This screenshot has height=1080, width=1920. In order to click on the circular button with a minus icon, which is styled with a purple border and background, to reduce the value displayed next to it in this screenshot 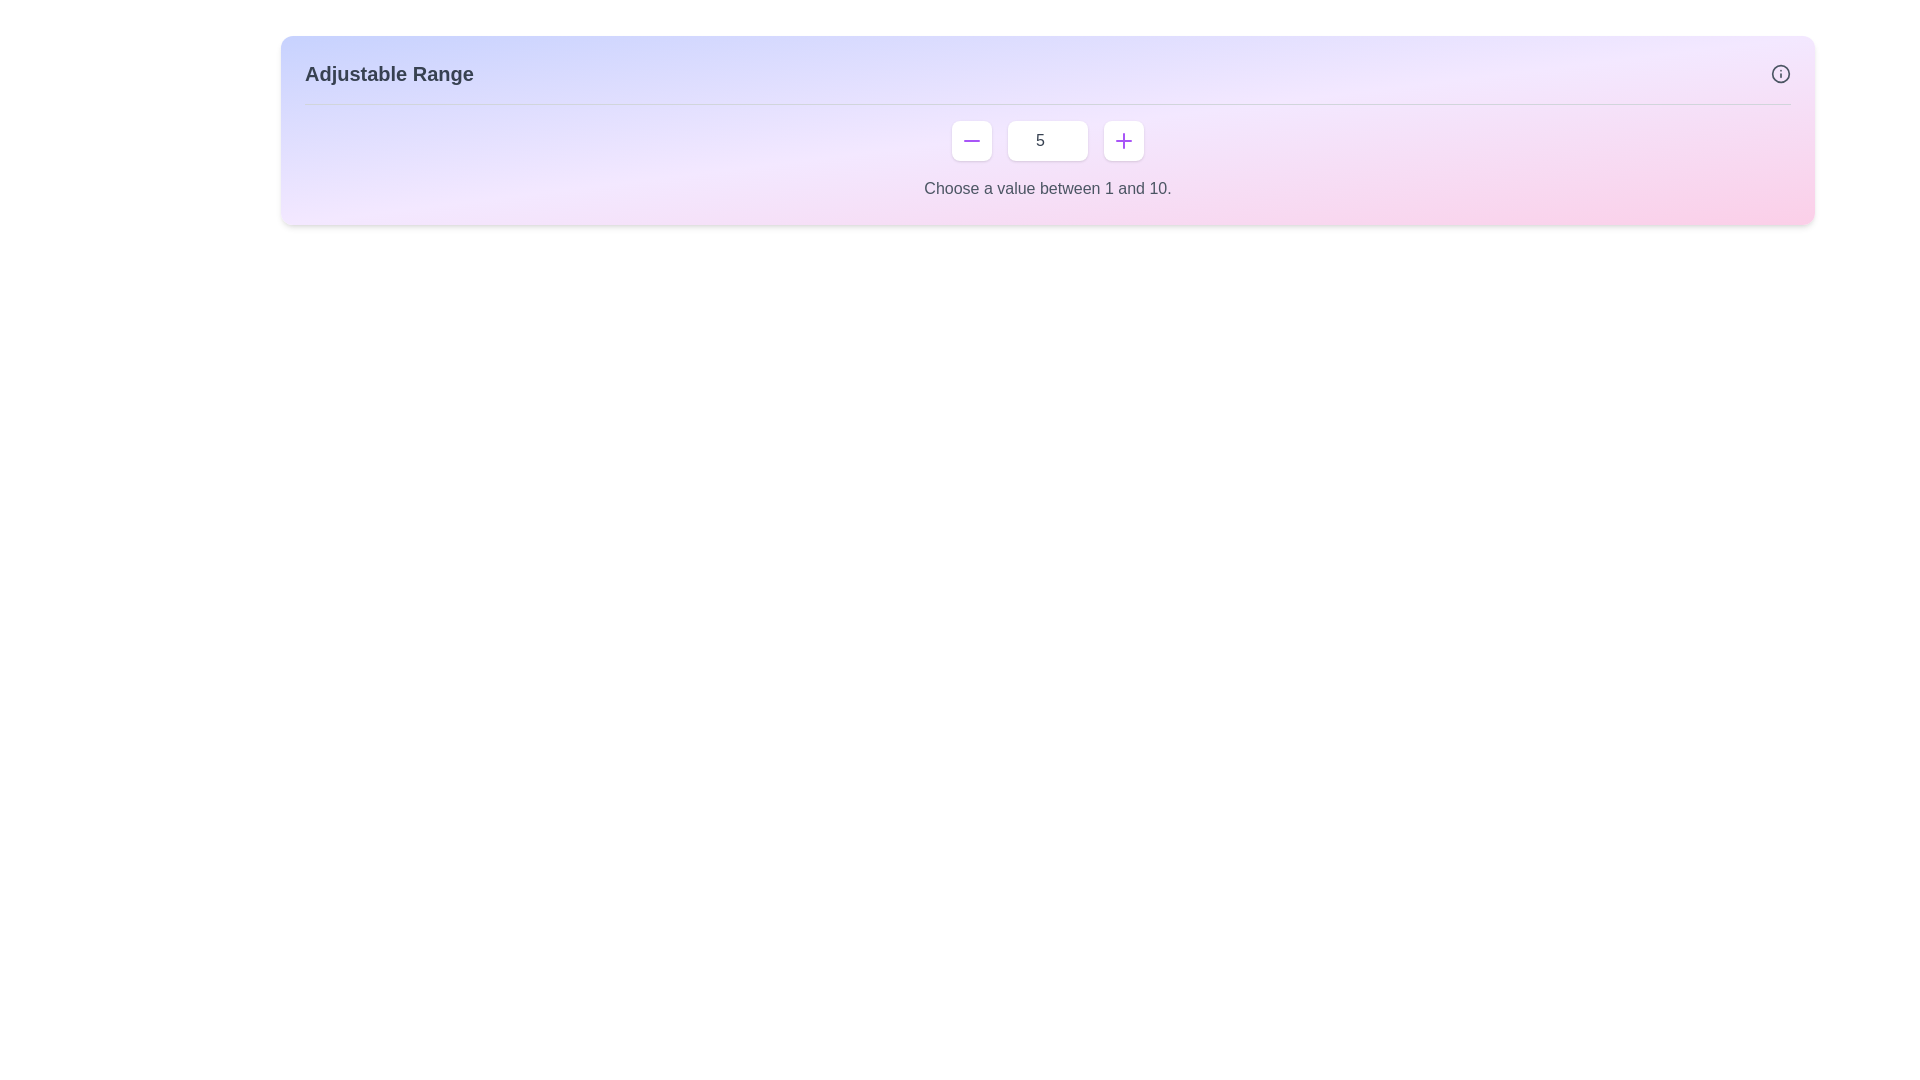, I will do `click(971, 140)`.